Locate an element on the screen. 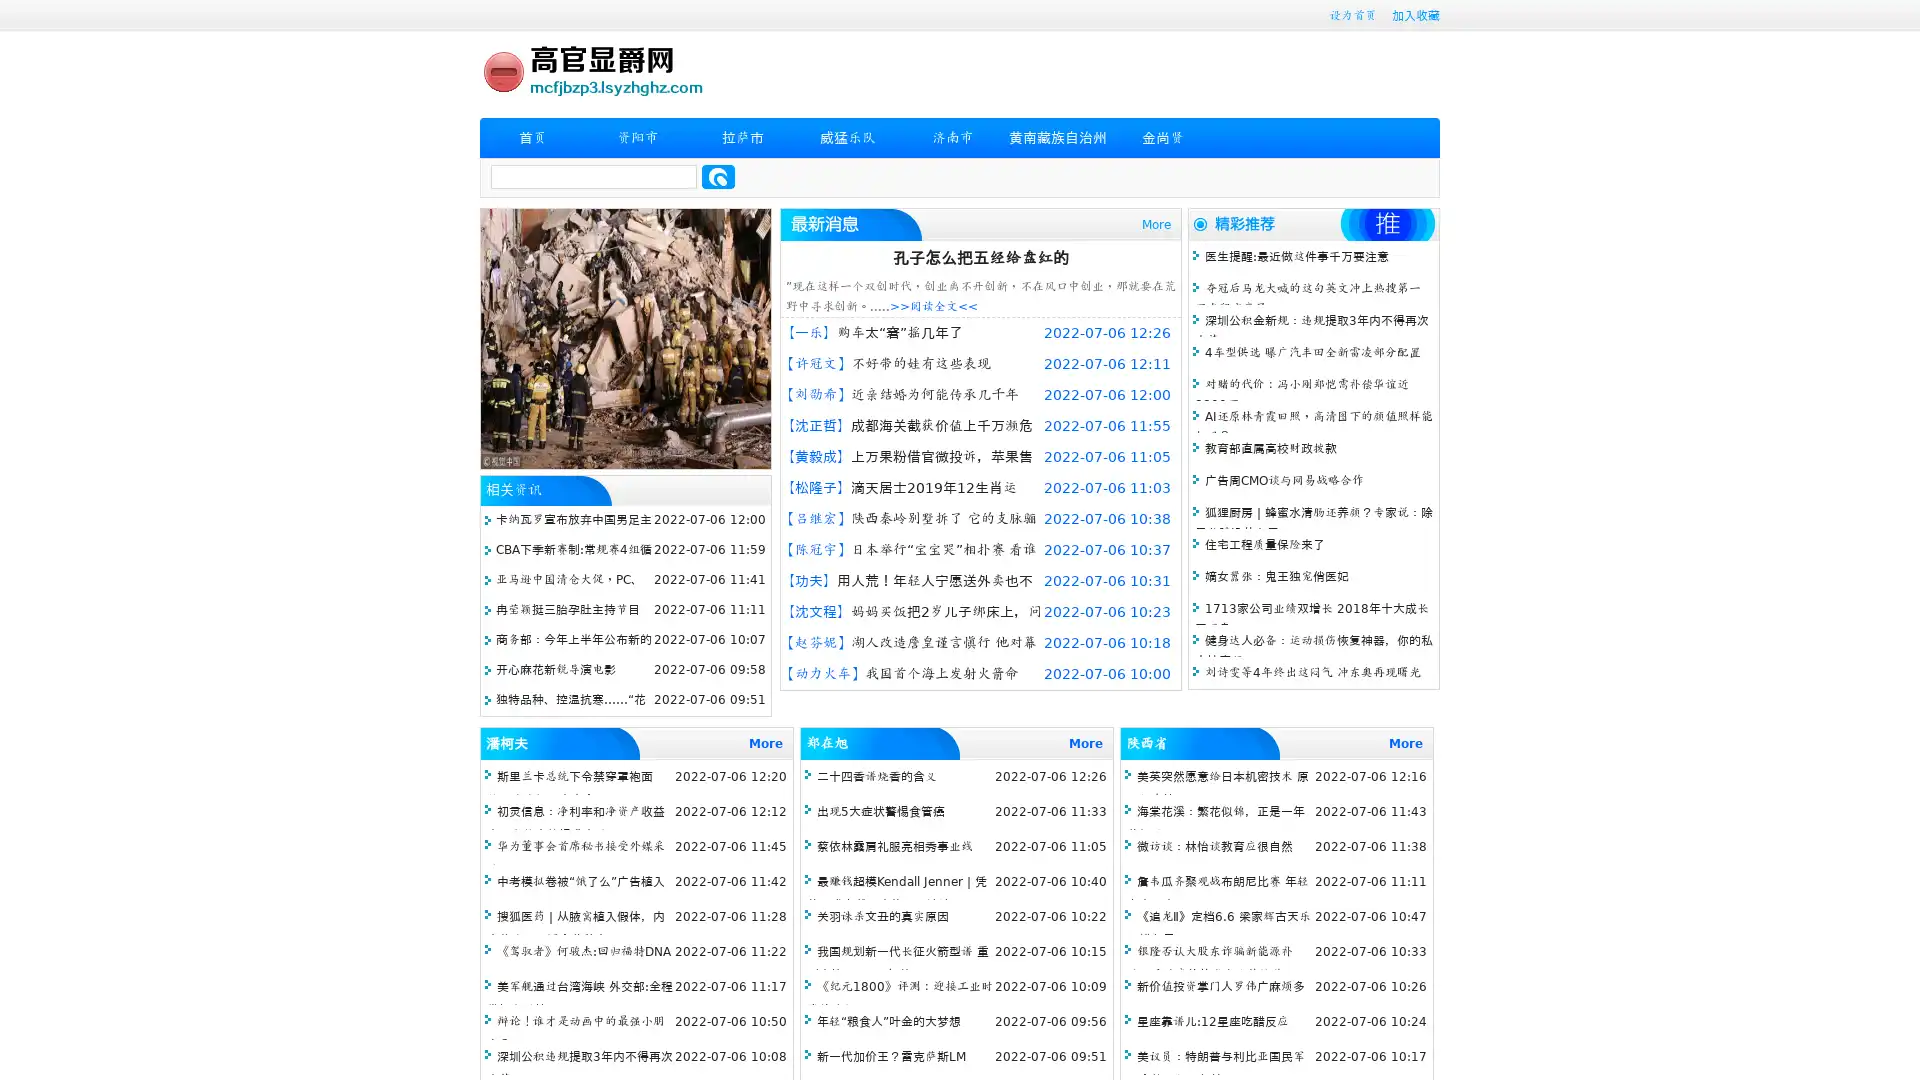  Search is located at coordinates (718, 176).